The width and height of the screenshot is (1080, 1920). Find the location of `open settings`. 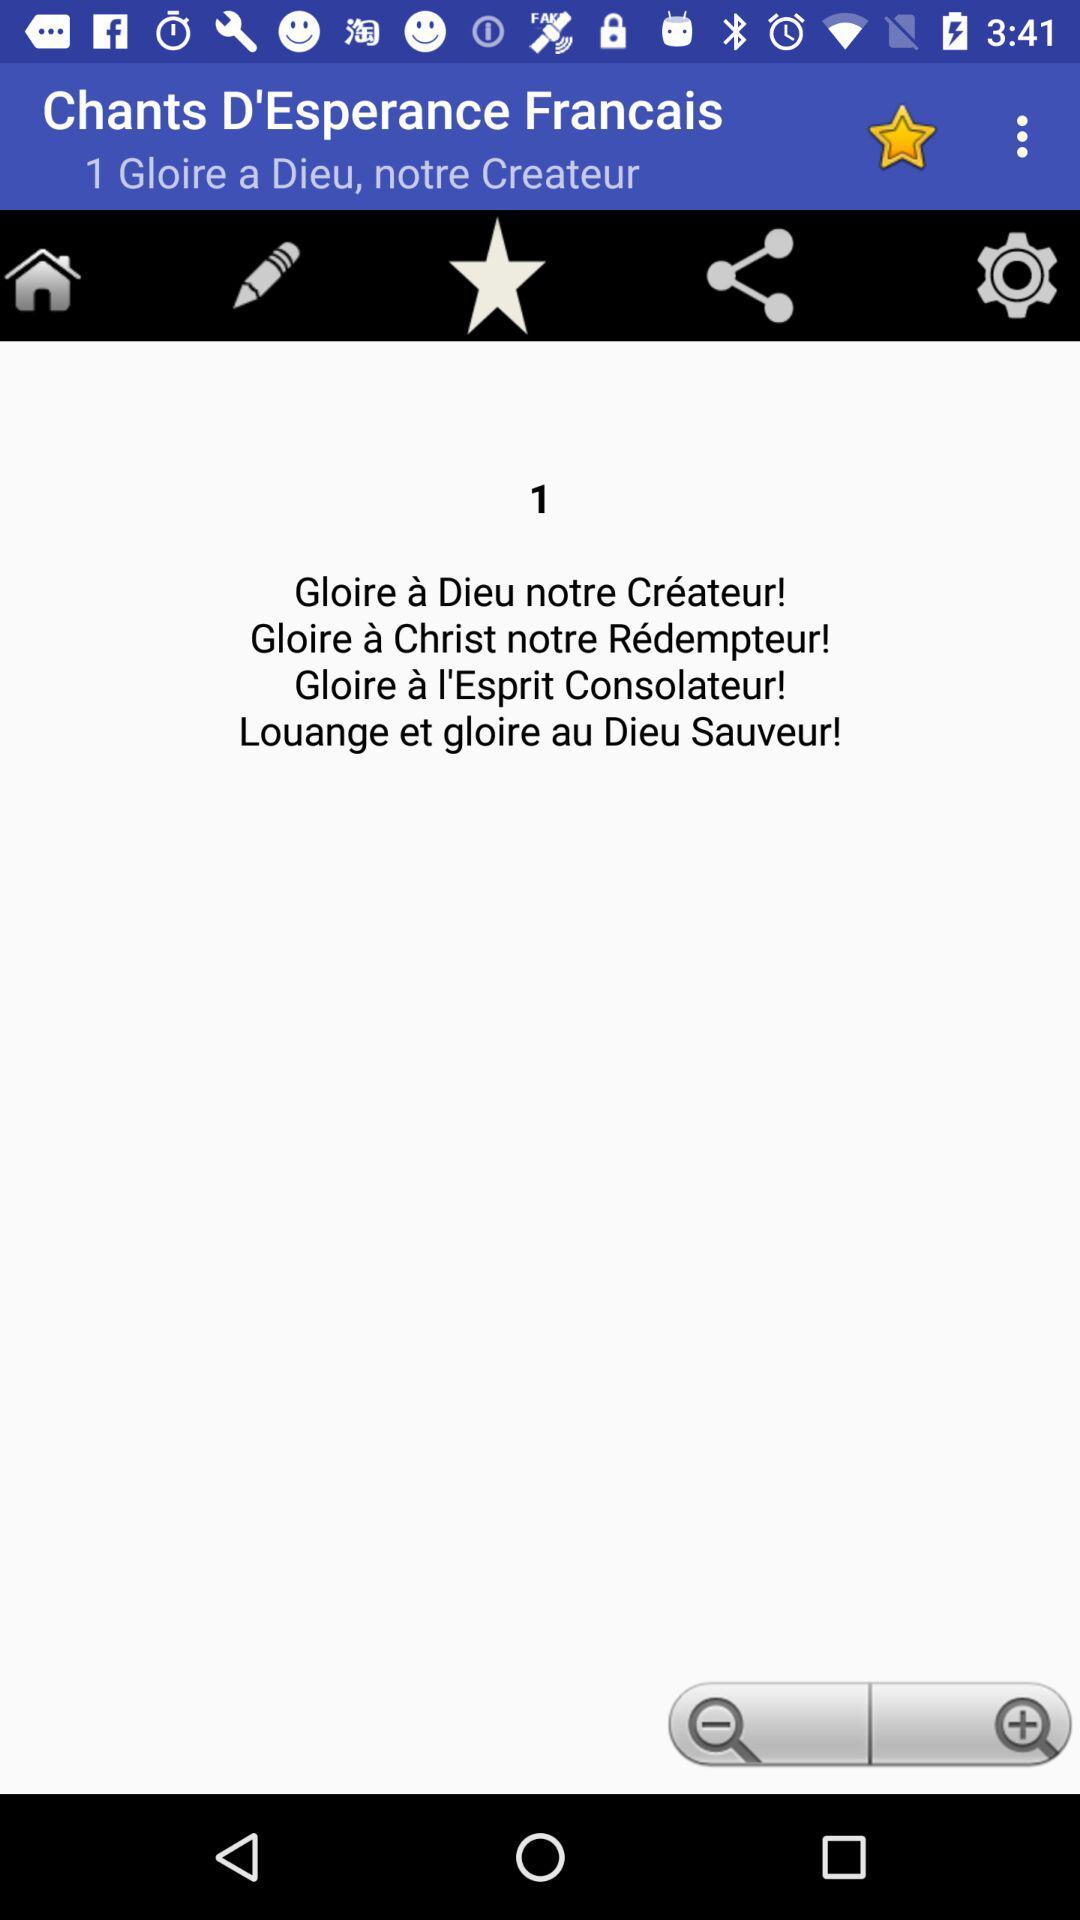

open settings is located at coordinates (1017, 274).